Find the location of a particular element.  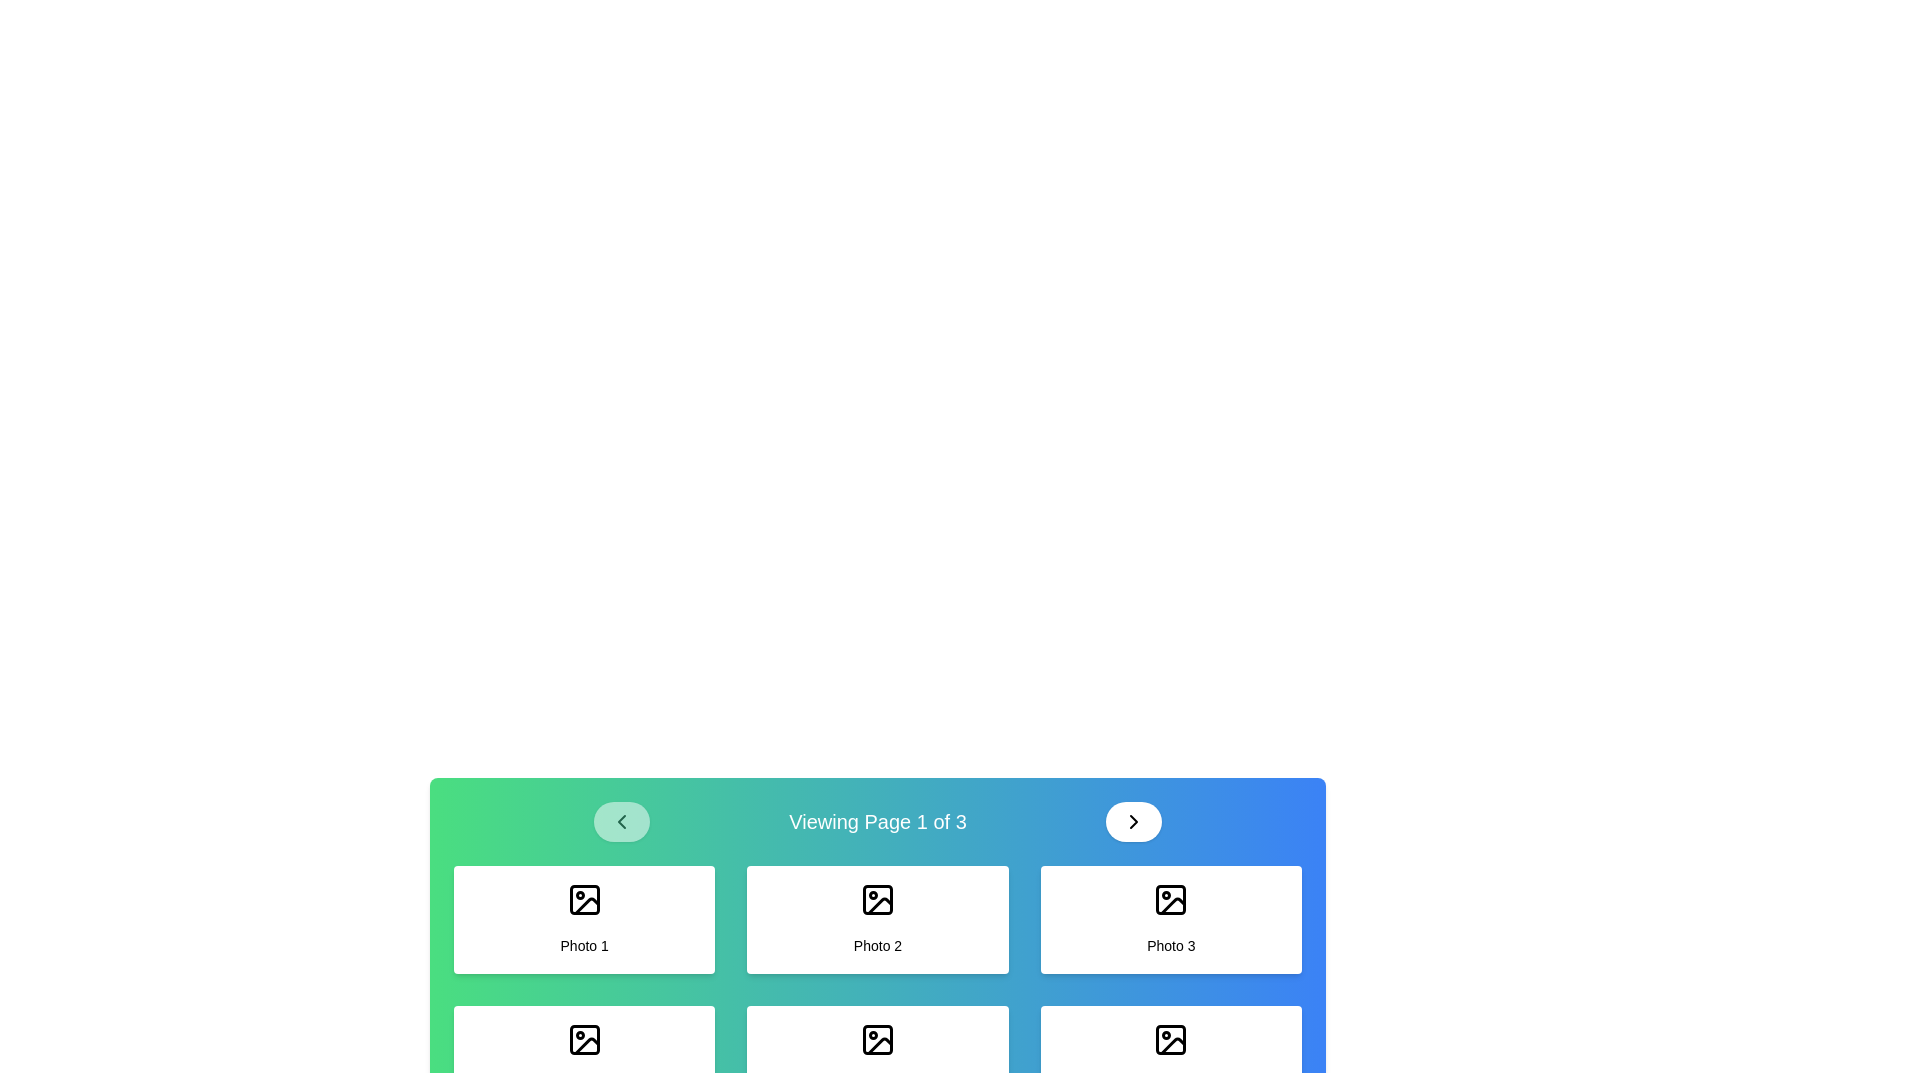

the first Card component in the grid that represents 'Photo 1' is located at coordinates (583, 920).